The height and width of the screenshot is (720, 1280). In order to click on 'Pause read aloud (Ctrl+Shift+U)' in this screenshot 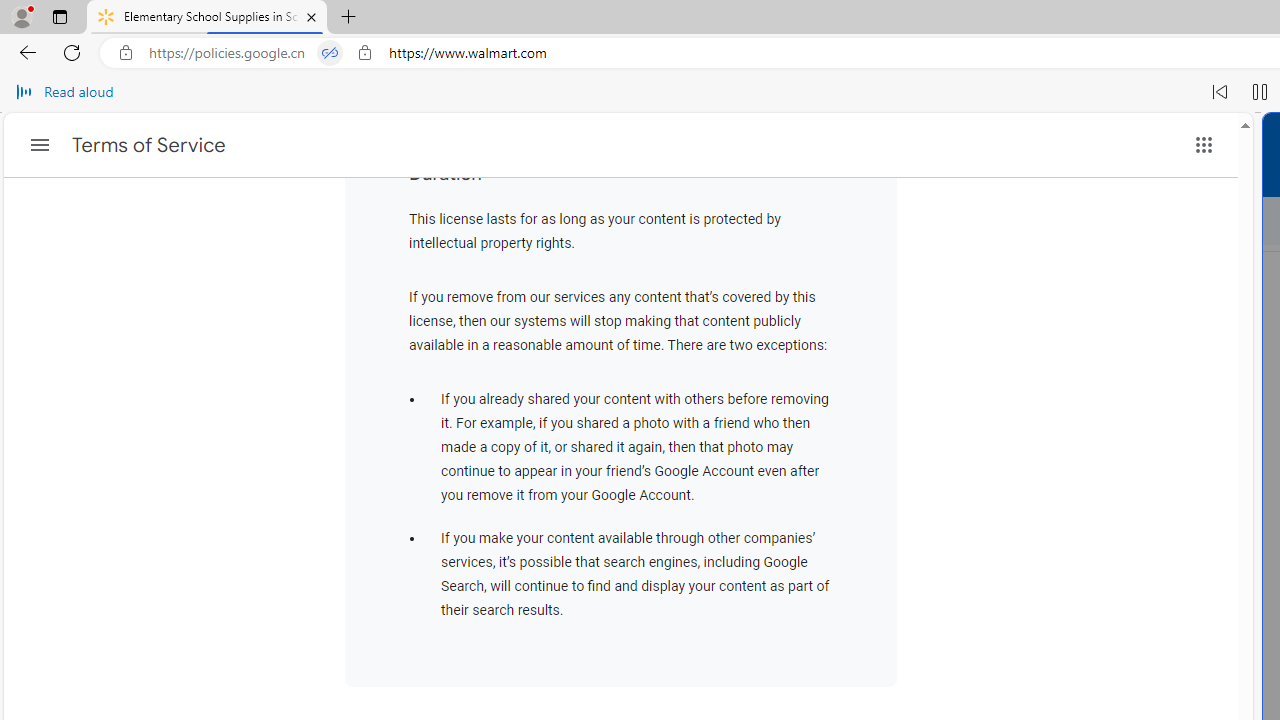, I will do `click(1259, 92)`.